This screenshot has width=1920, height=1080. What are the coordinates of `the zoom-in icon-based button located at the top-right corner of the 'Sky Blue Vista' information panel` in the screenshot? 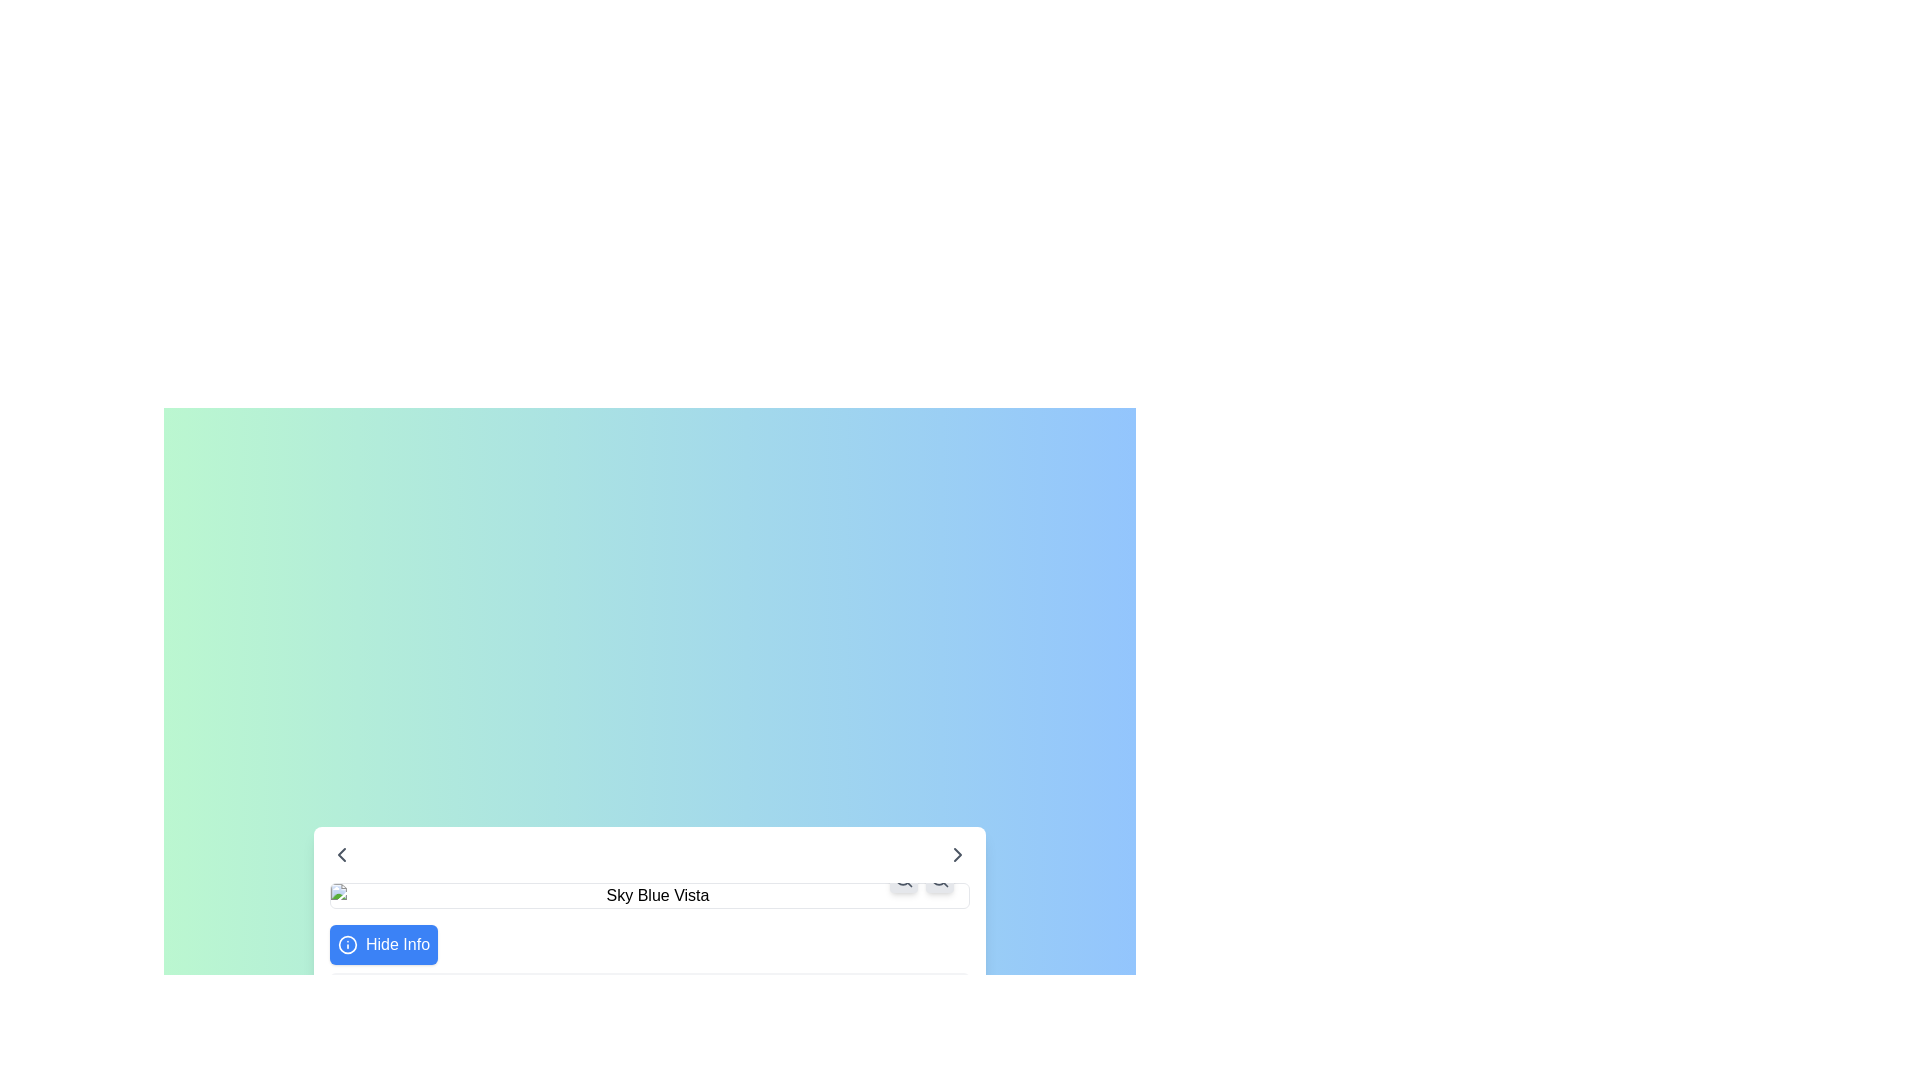 It's located at (939, 878).